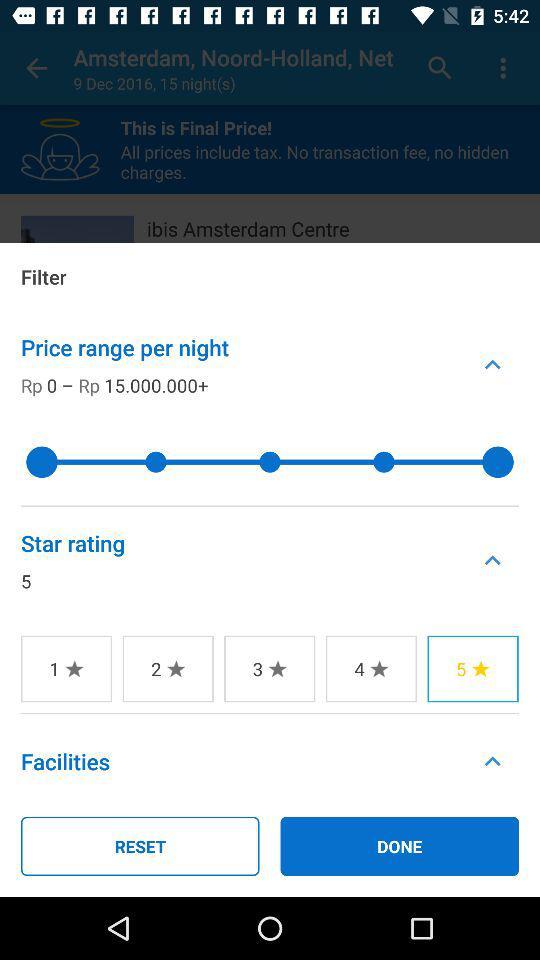  Describe the element at coordinates (139, 845) in the screenshot. I see `the reset icon` at that location.